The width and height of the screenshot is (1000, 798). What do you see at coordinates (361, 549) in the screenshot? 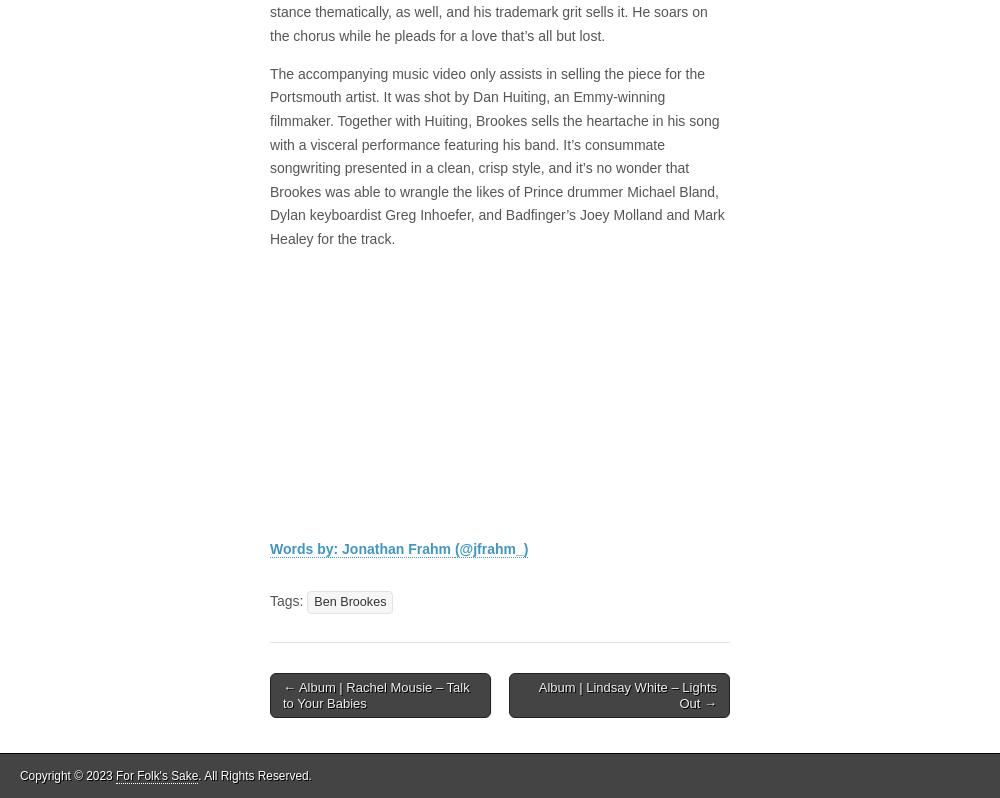
I see `'Words by: Jonathan Frahm'` at bounding box center [361, 549].